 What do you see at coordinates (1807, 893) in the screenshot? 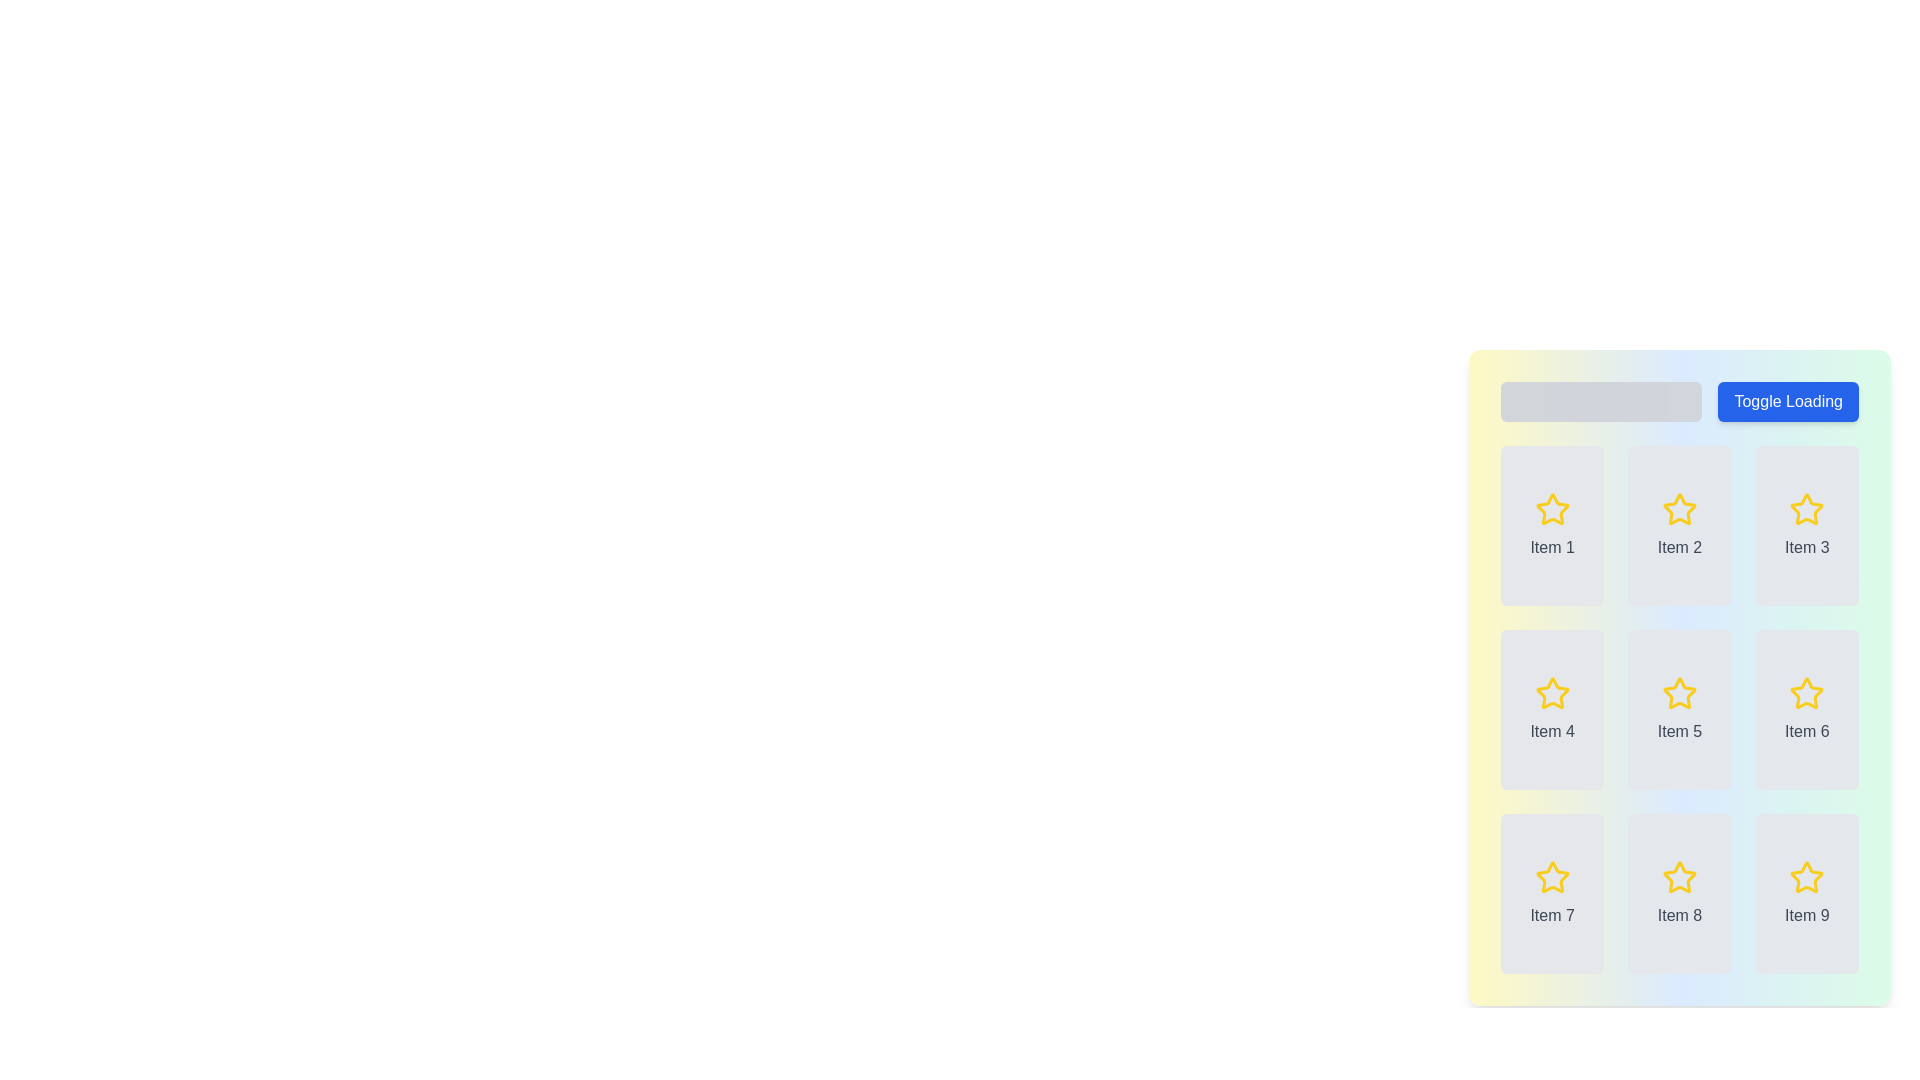
I see `the item display panel located in the bottom-right corner of the 3x3 grid to view its details` at bounding box center [1807, 893].